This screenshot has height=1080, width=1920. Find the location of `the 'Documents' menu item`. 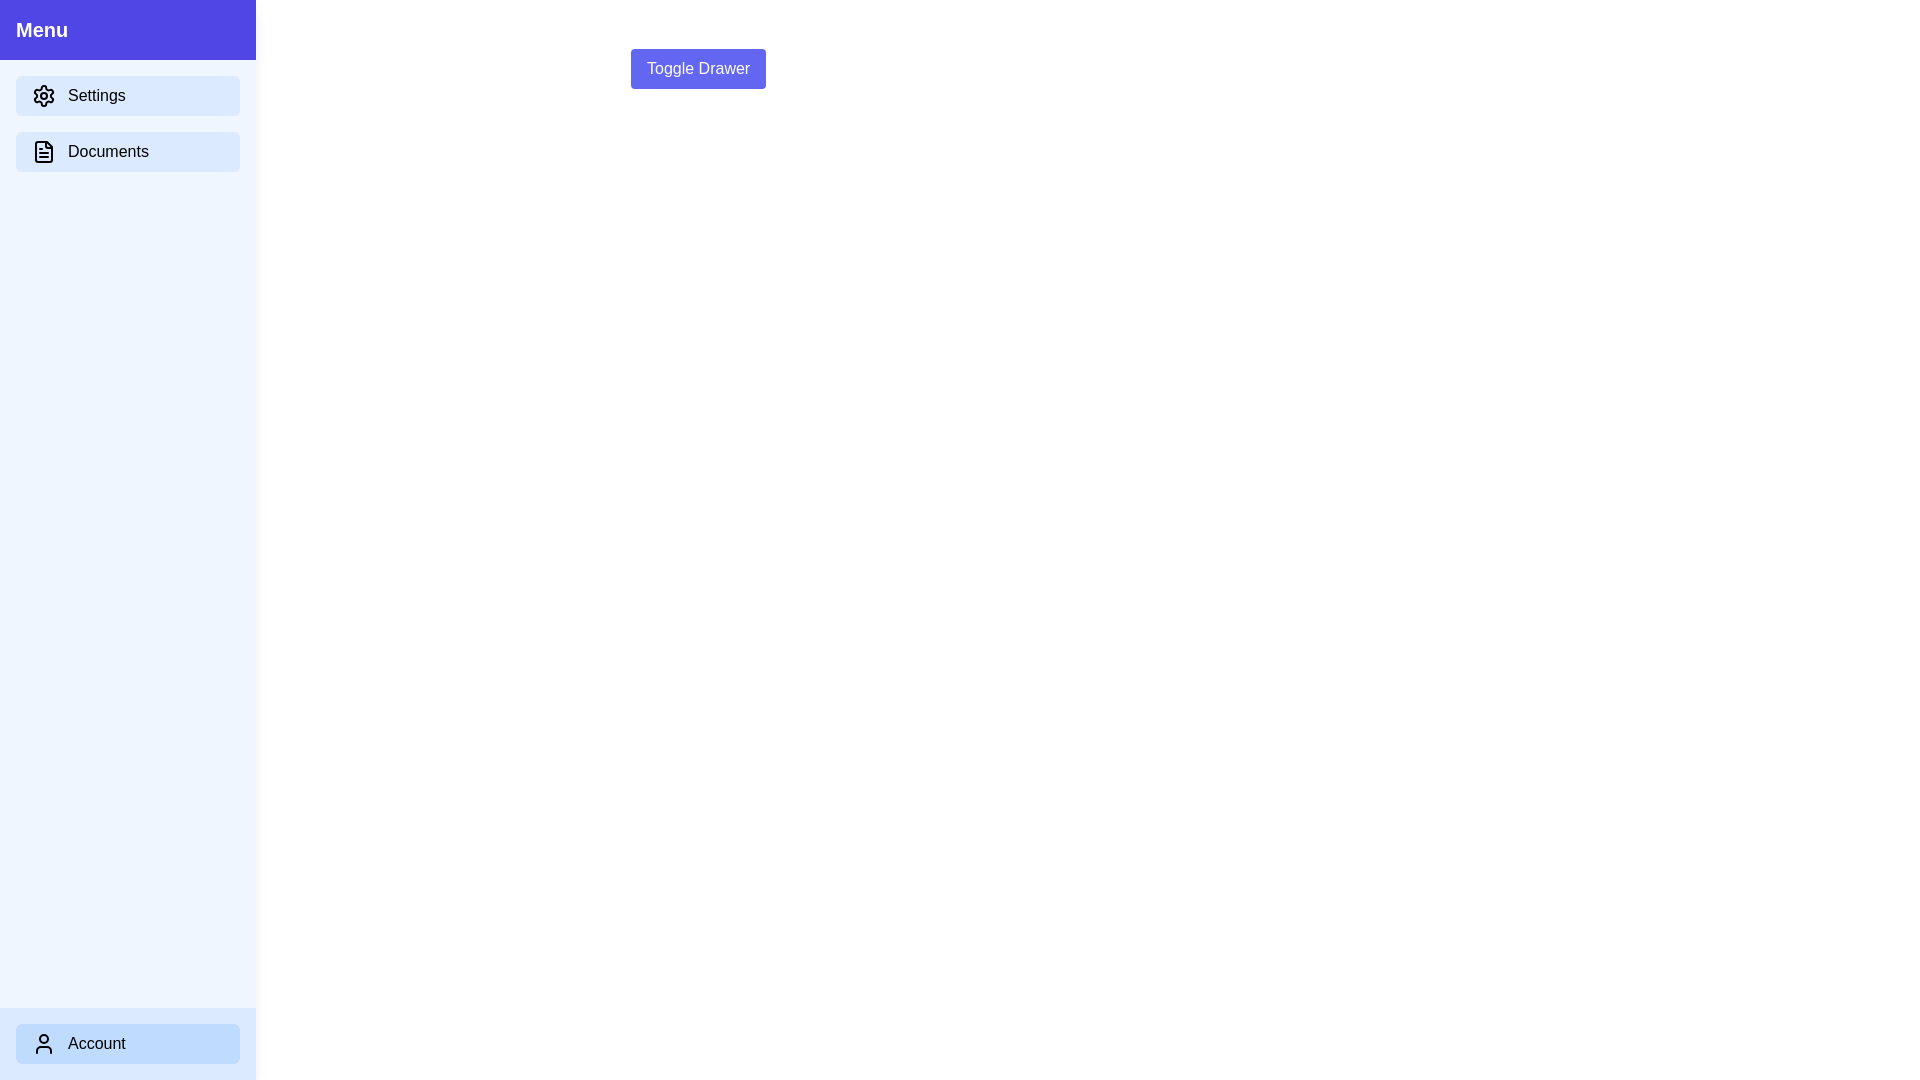

the 'Documents' menu item is located at coordinates (127, 150).